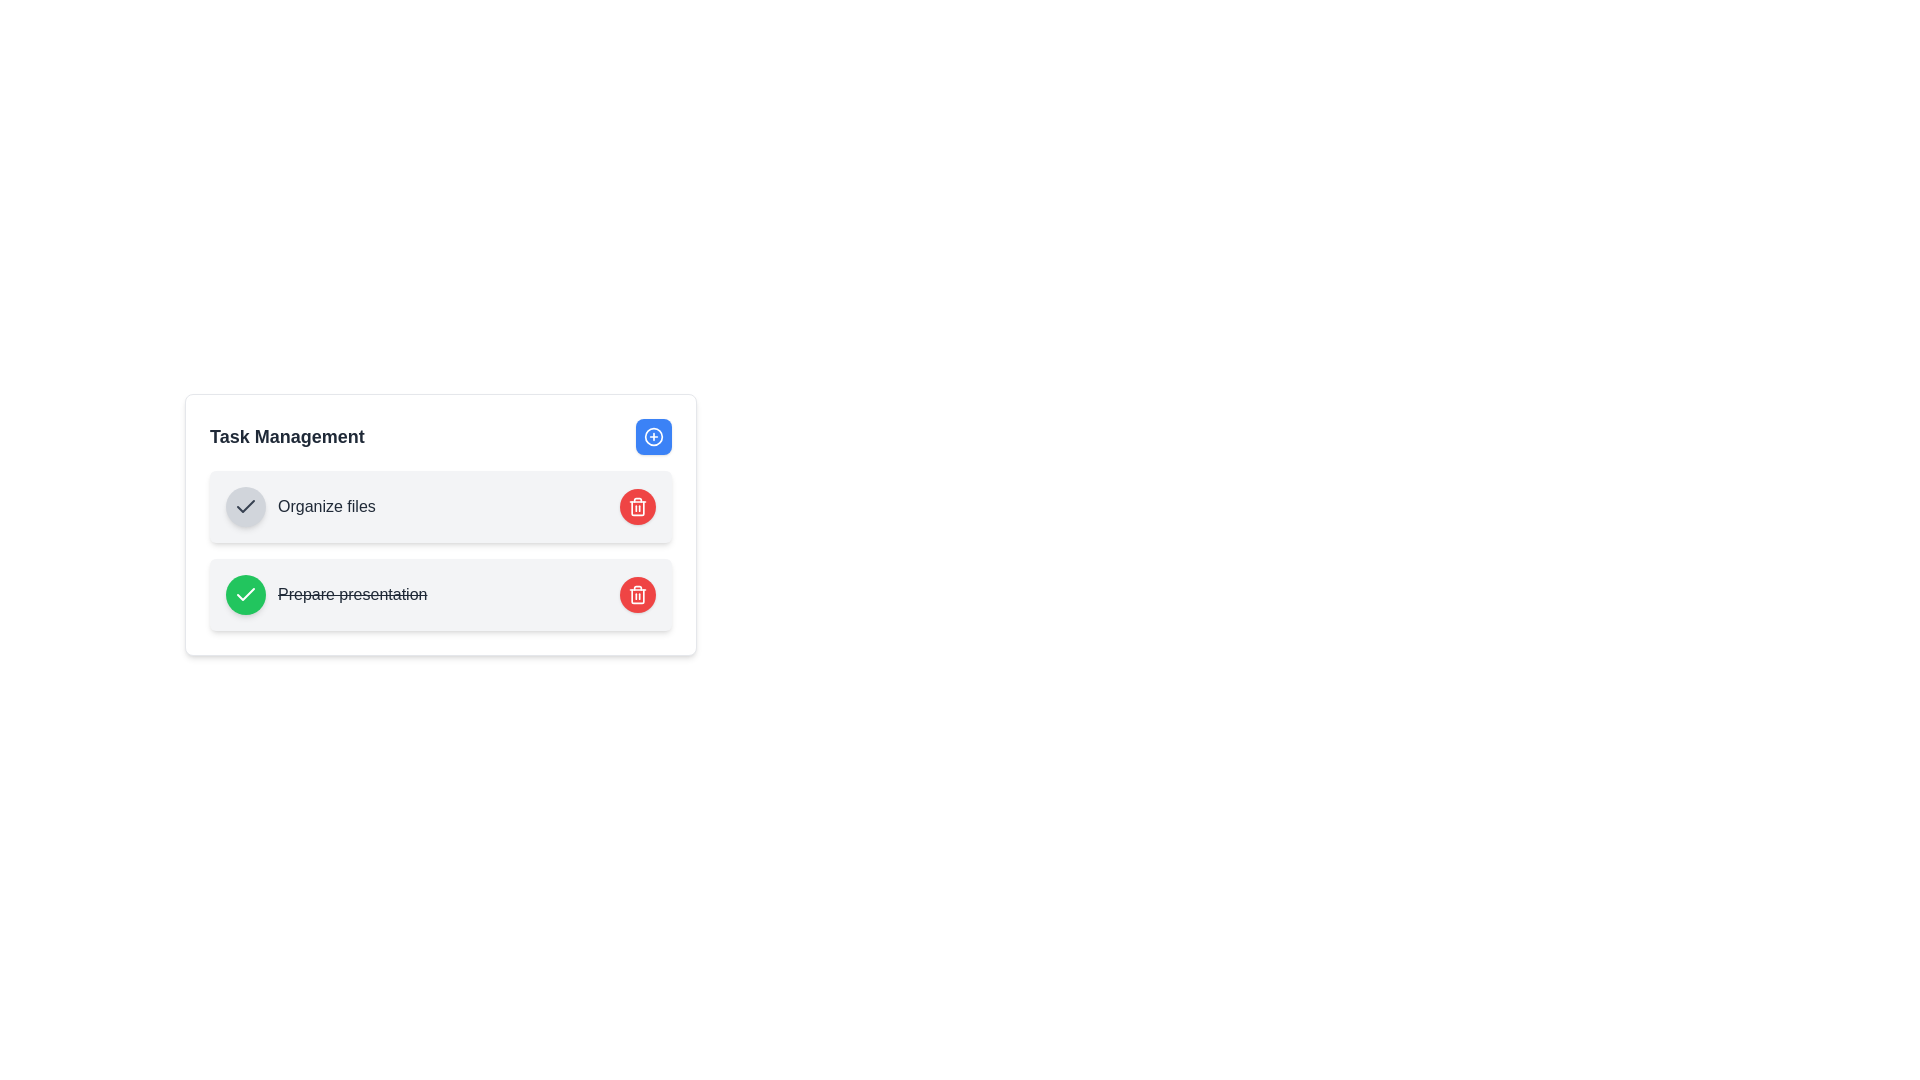  What do you see at coordinates (299, 505) in the screenshot?
I see `the first task list item labeled 'Organize files' which has a circular icon with a check mark on the left` at bounding box center [299, 505].